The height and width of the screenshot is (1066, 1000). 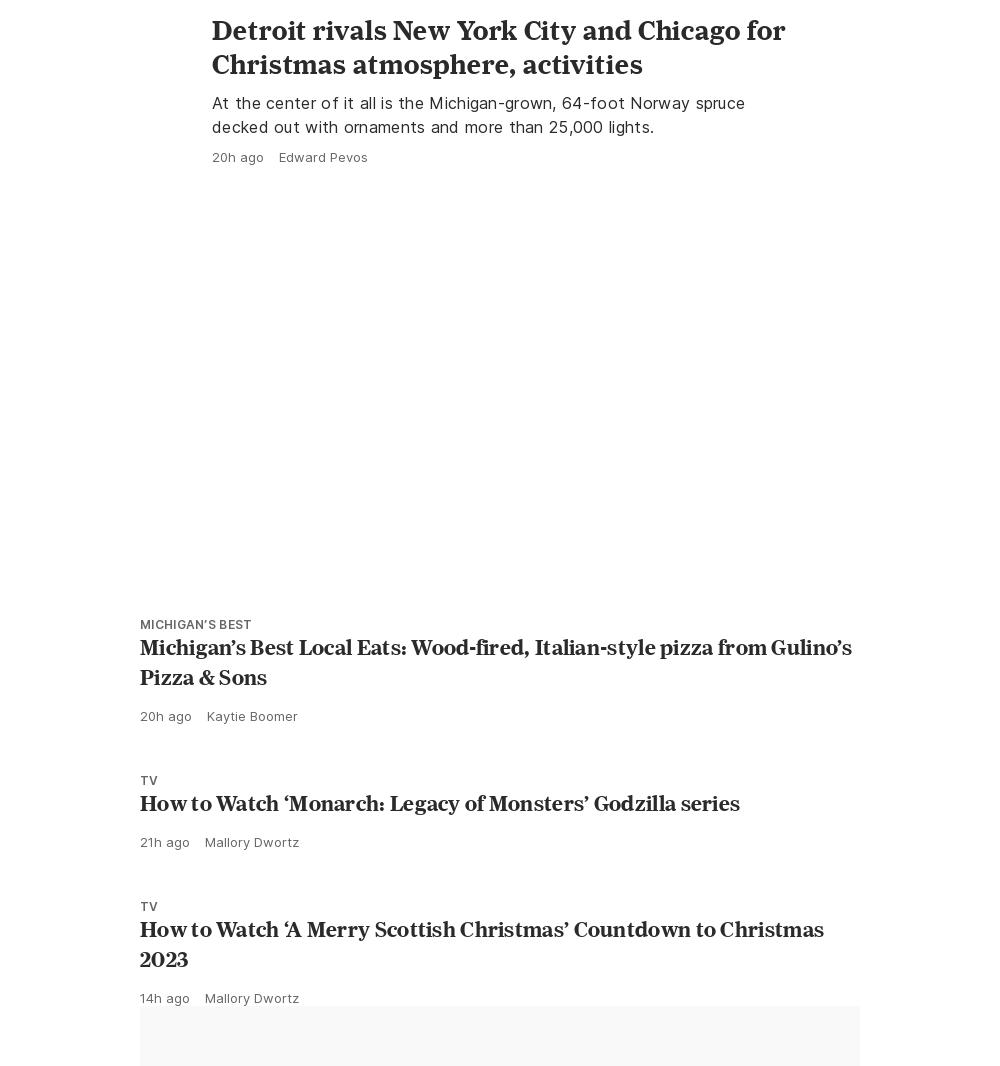 I want to click on 'Detroit rivals New York City and Chicago for Christmas atmosphere, activities', so click(x=497, y=90).